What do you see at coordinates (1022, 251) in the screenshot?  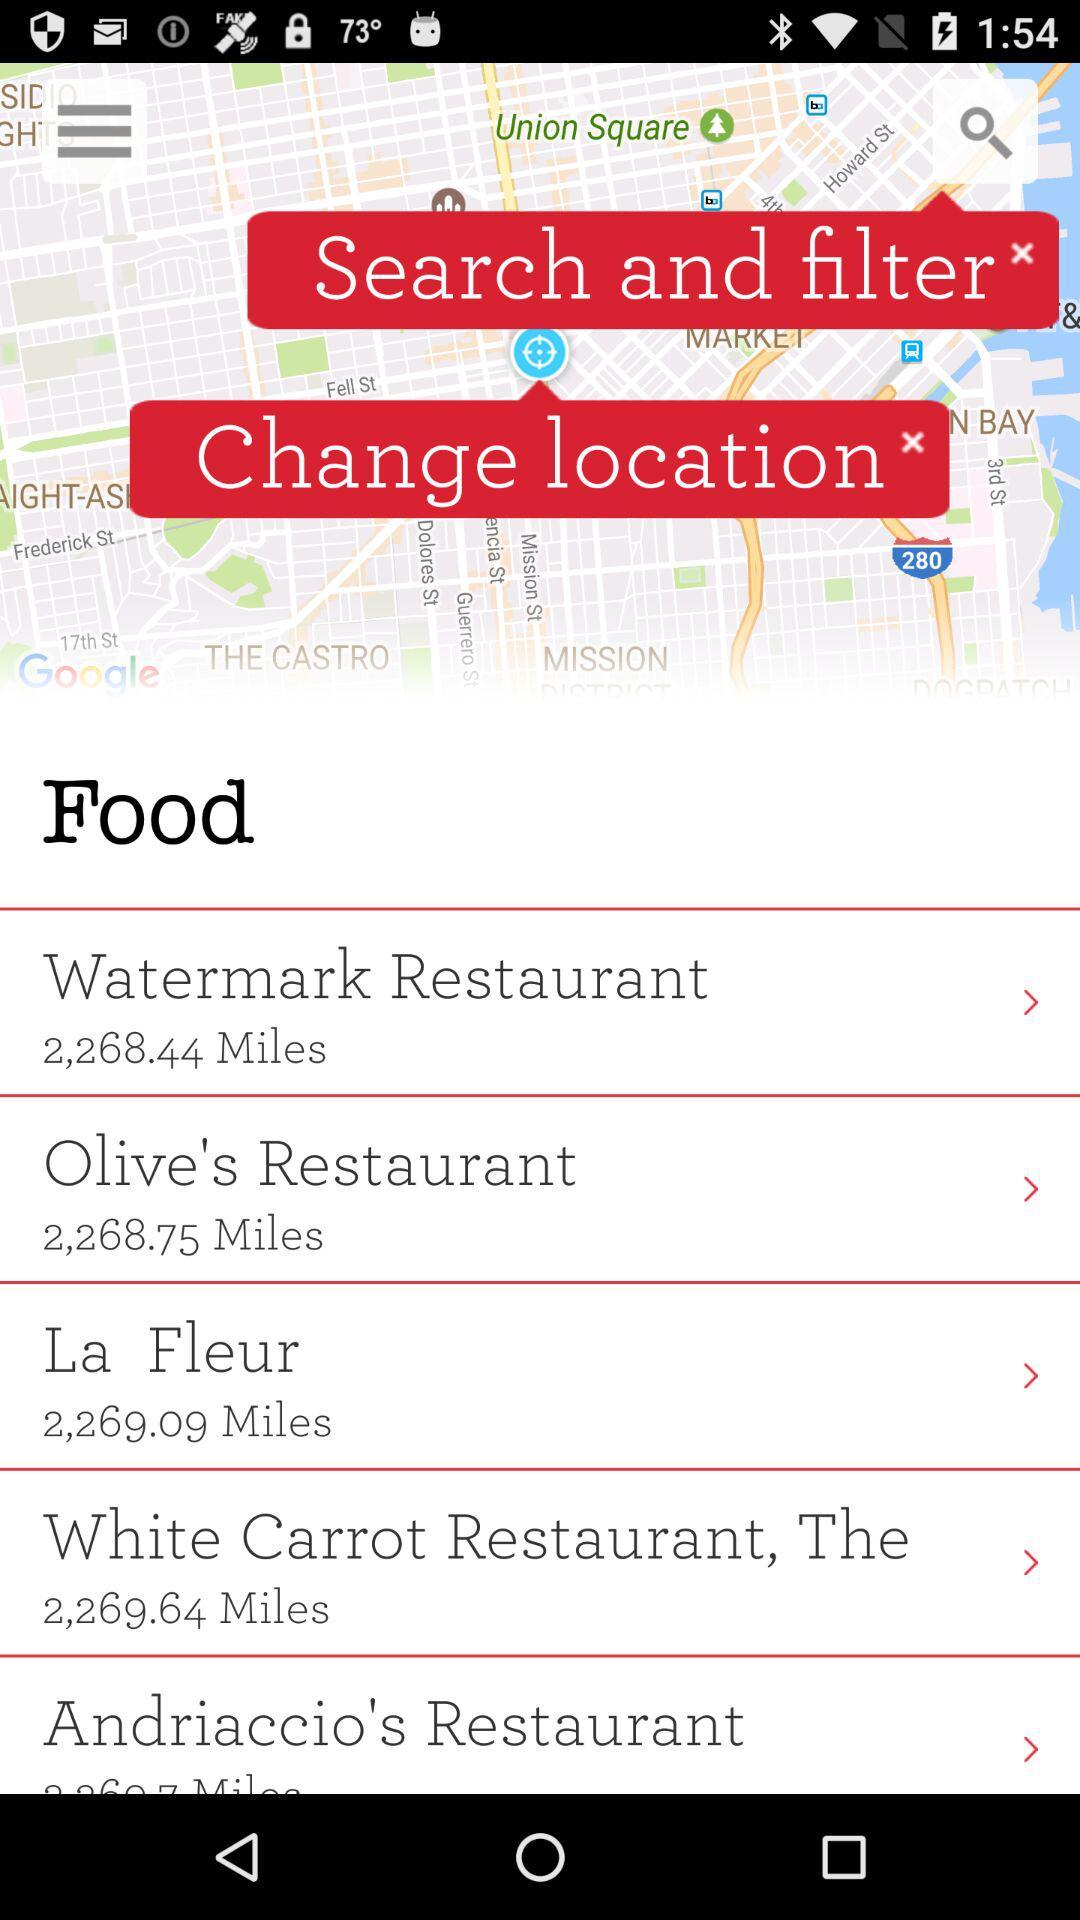 I see `remove search and filter` at bounding box center [1022, 251].